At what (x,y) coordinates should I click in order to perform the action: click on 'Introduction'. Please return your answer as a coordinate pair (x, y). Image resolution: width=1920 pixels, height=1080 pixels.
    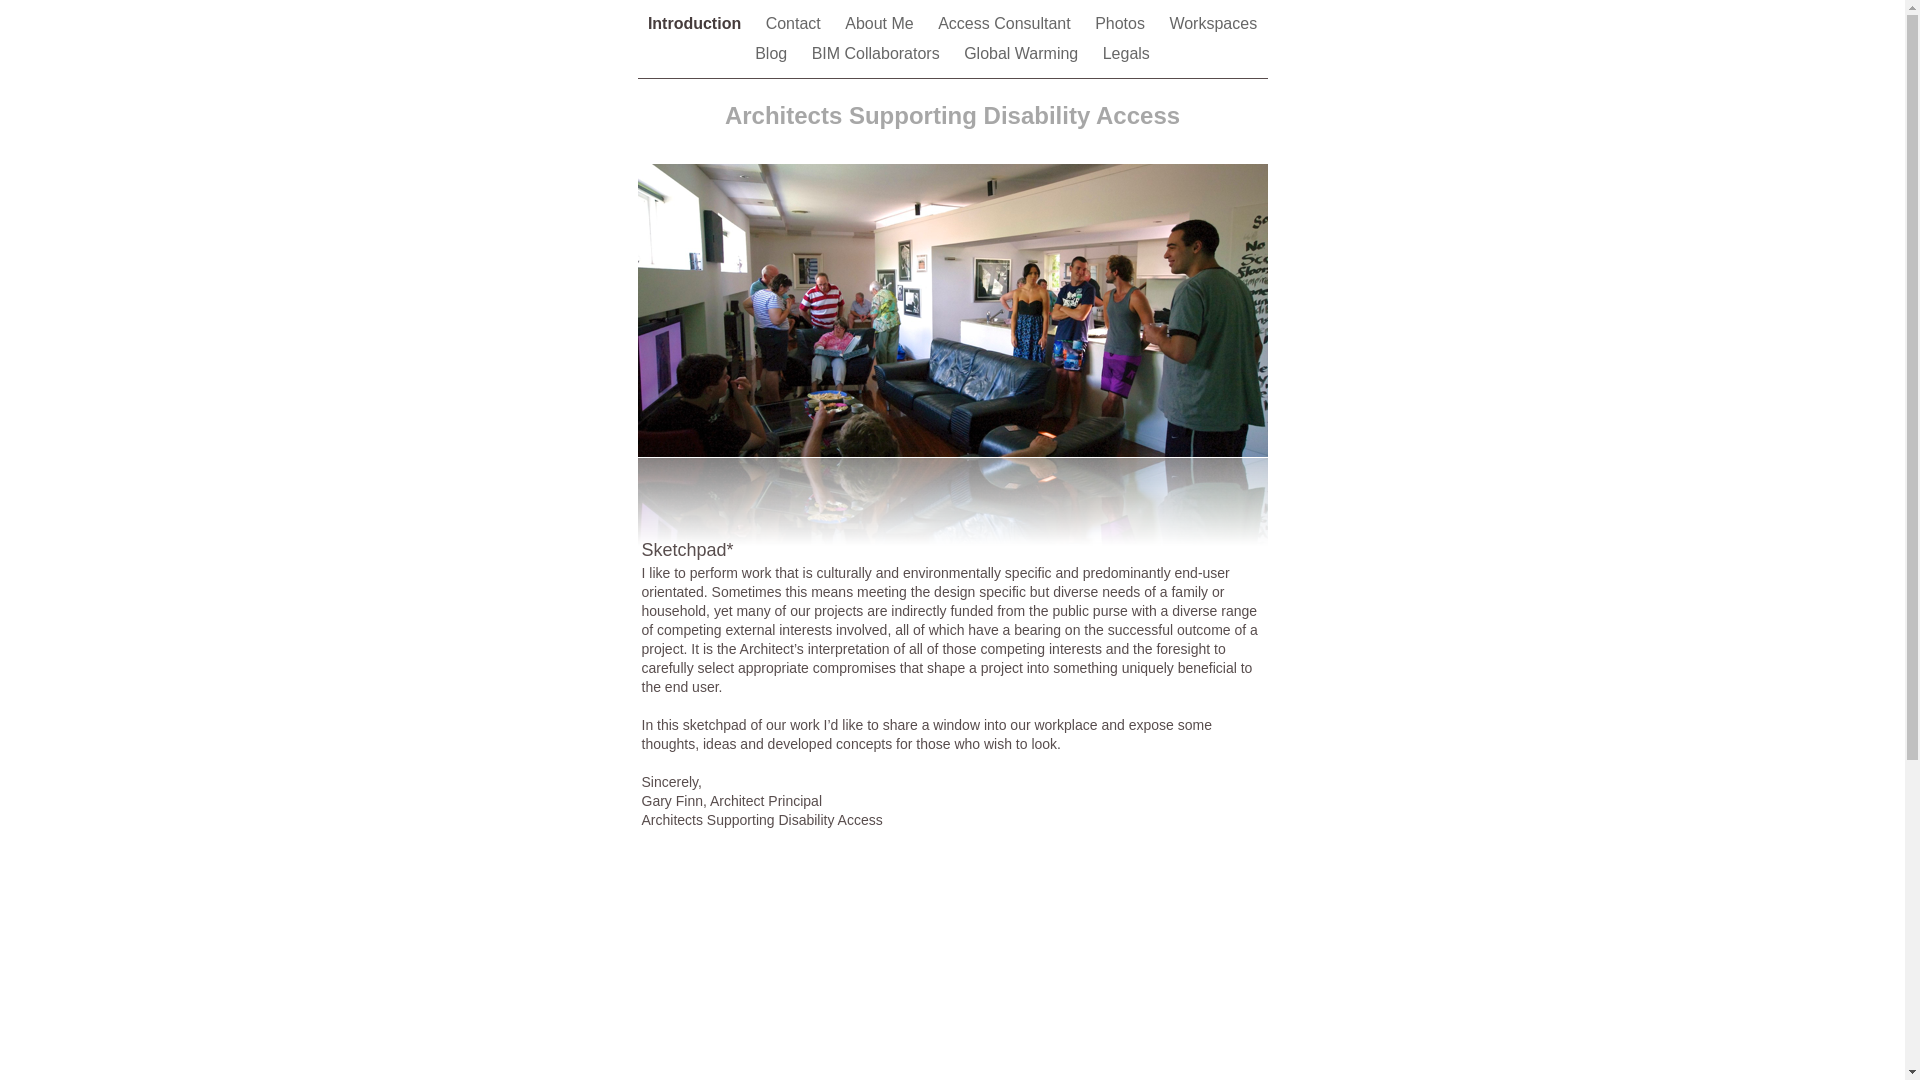
    Looking at the image, I should click on (696, 23).